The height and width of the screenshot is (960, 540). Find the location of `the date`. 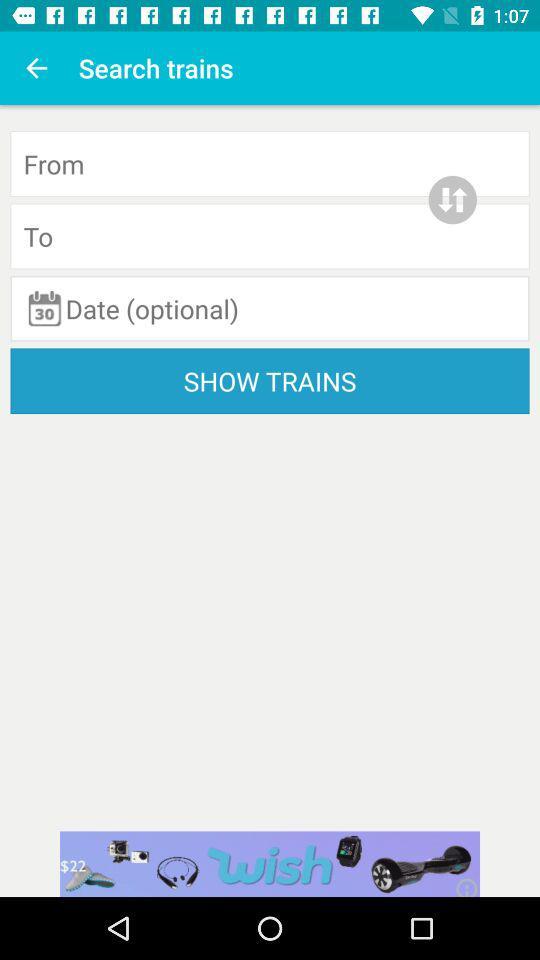

the date is located at coordinates (270, 308).